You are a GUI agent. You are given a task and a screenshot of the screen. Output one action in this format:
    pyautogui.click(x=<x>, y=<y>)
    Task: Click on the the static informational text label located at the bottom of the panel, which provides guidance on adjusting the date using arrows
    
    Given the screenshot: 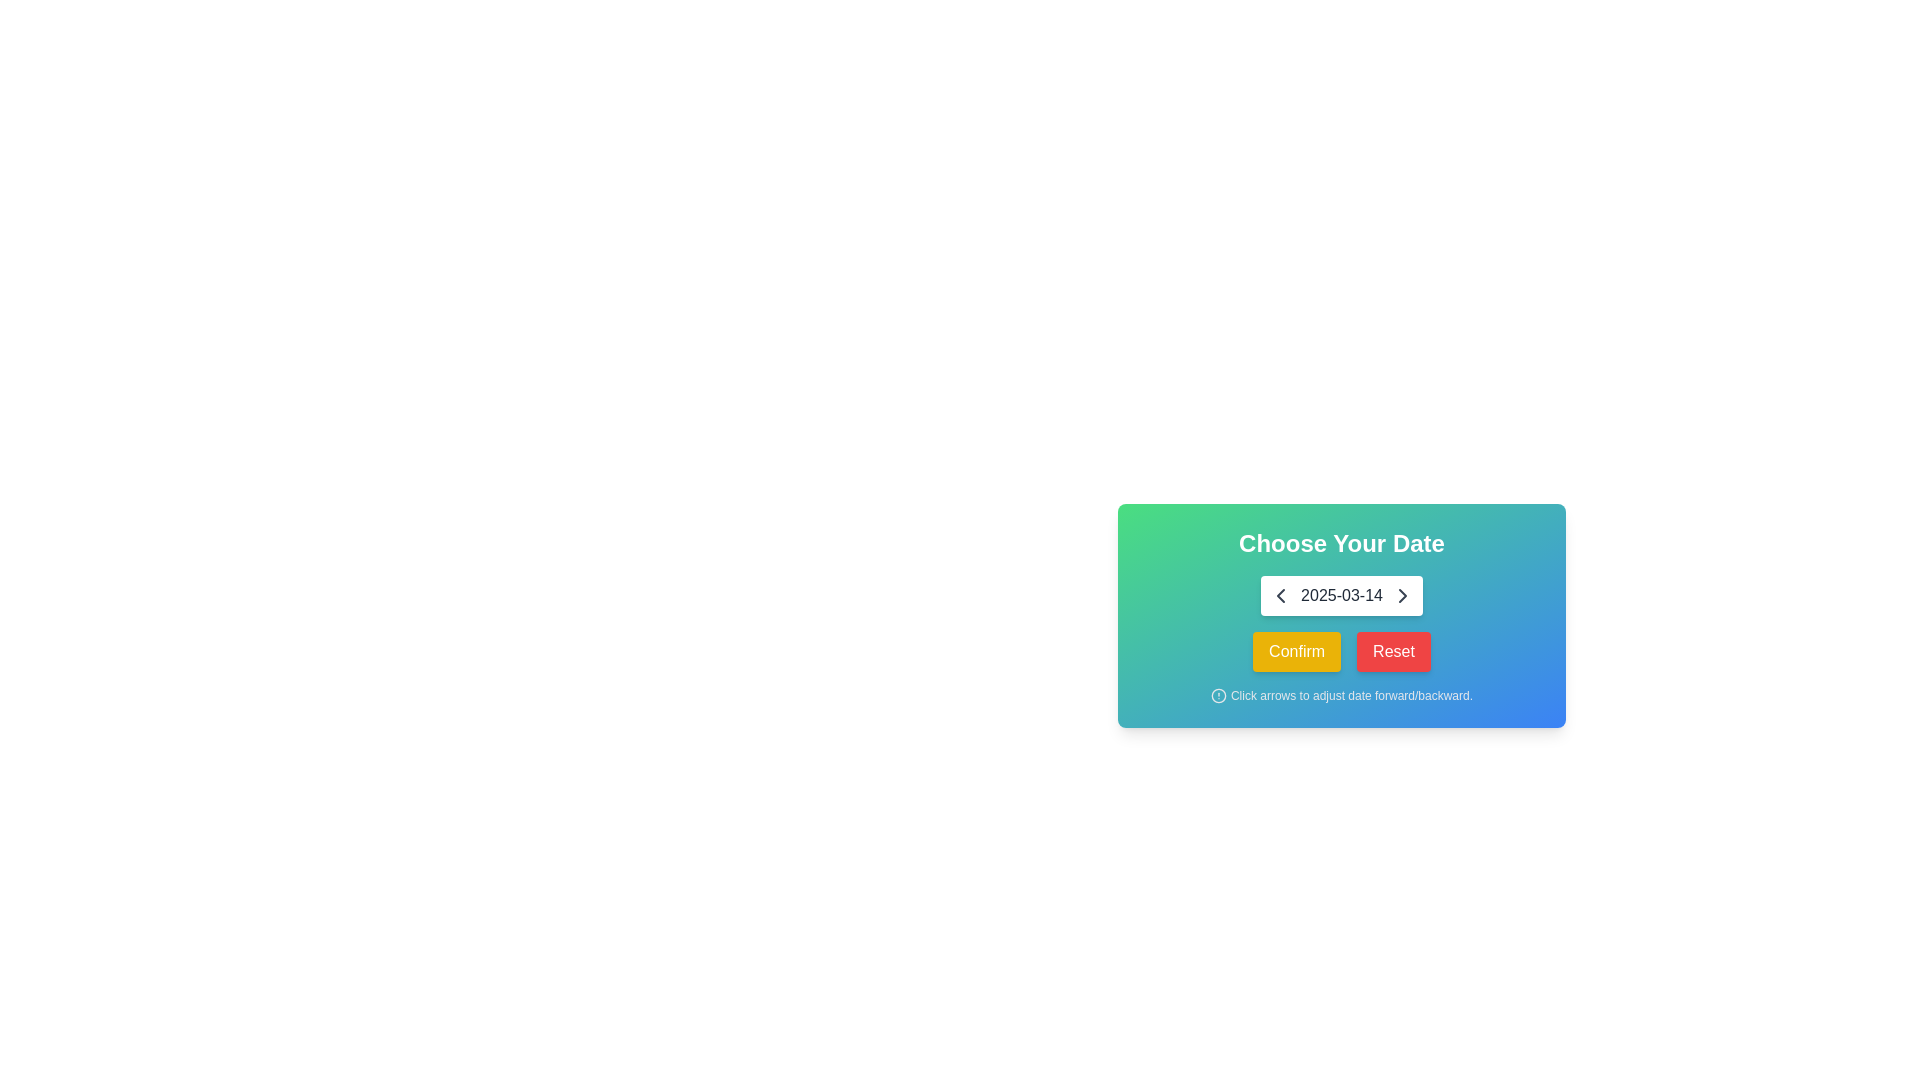 What is the action you would take?
    pyautogui.click(x=1342, y=694)
    